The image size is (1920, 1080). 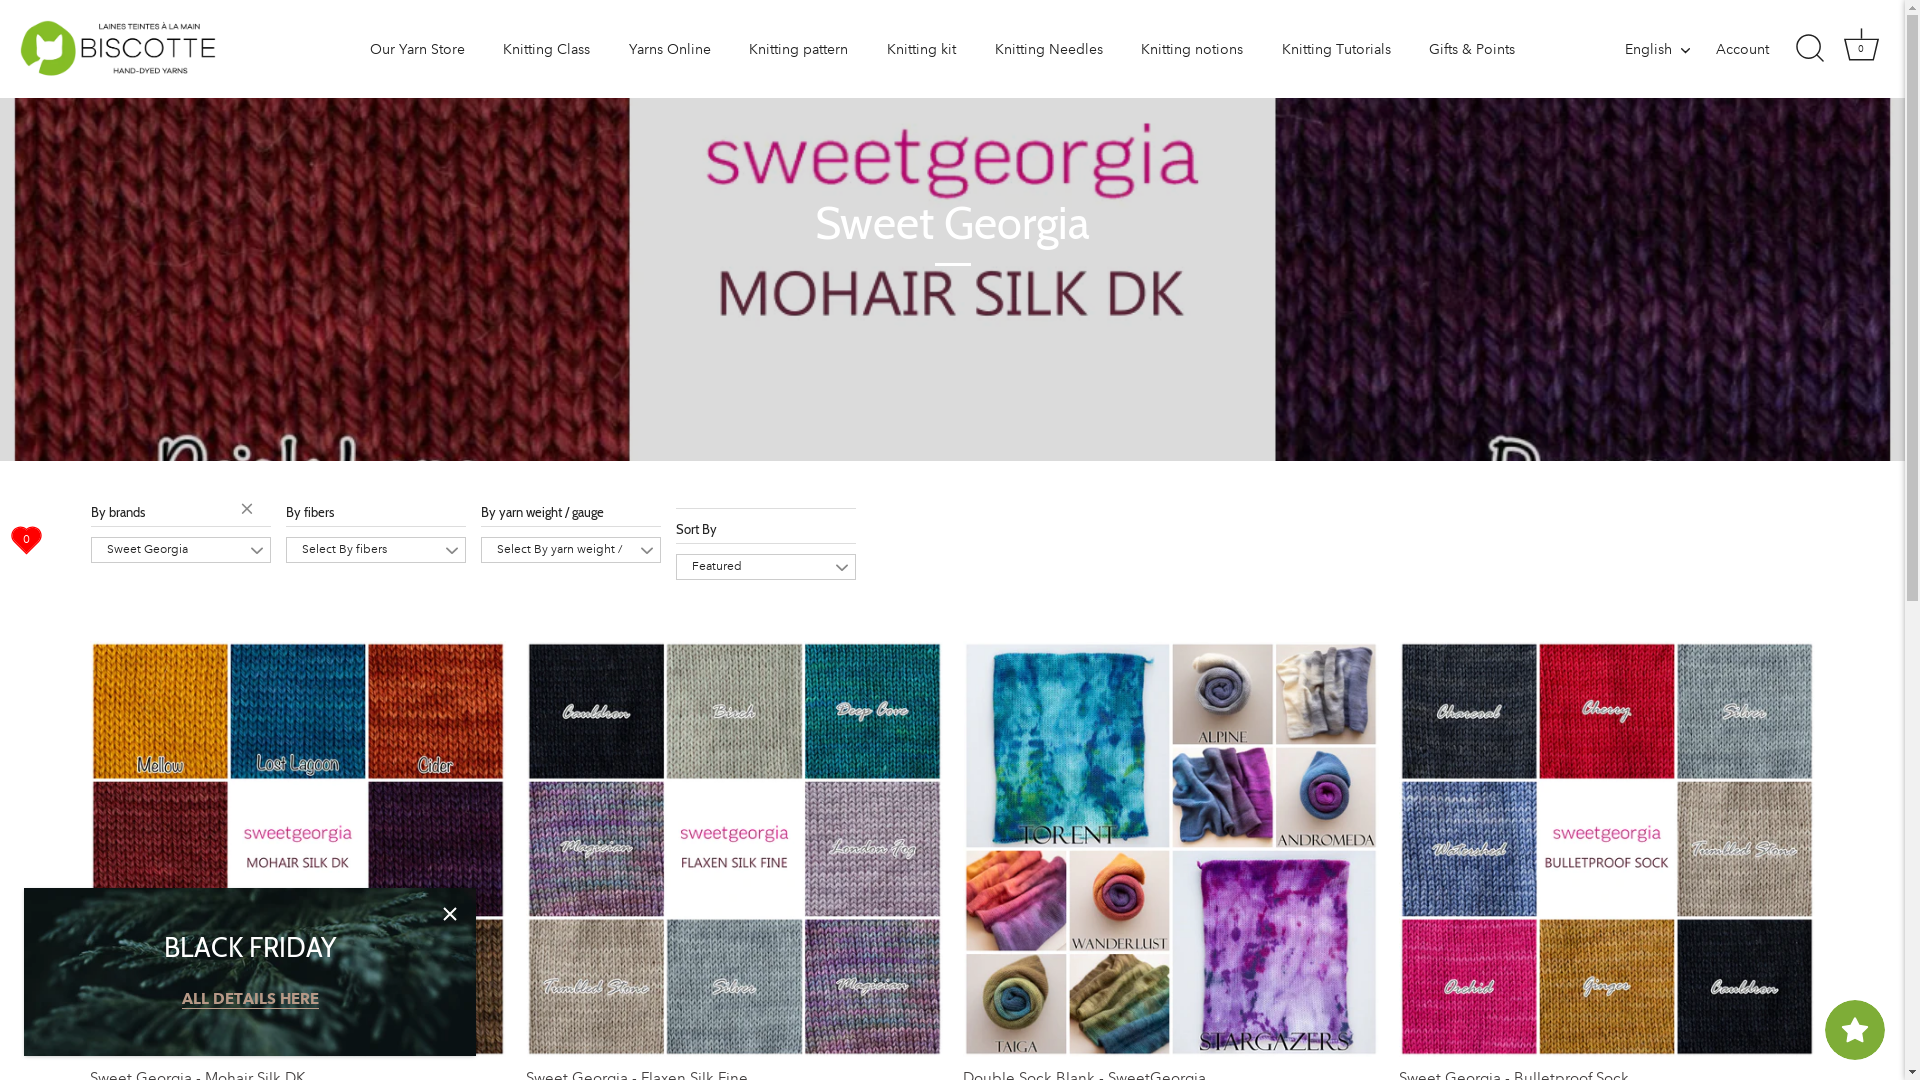 I want to click on 'Cart, so click(x=1860, y=48).